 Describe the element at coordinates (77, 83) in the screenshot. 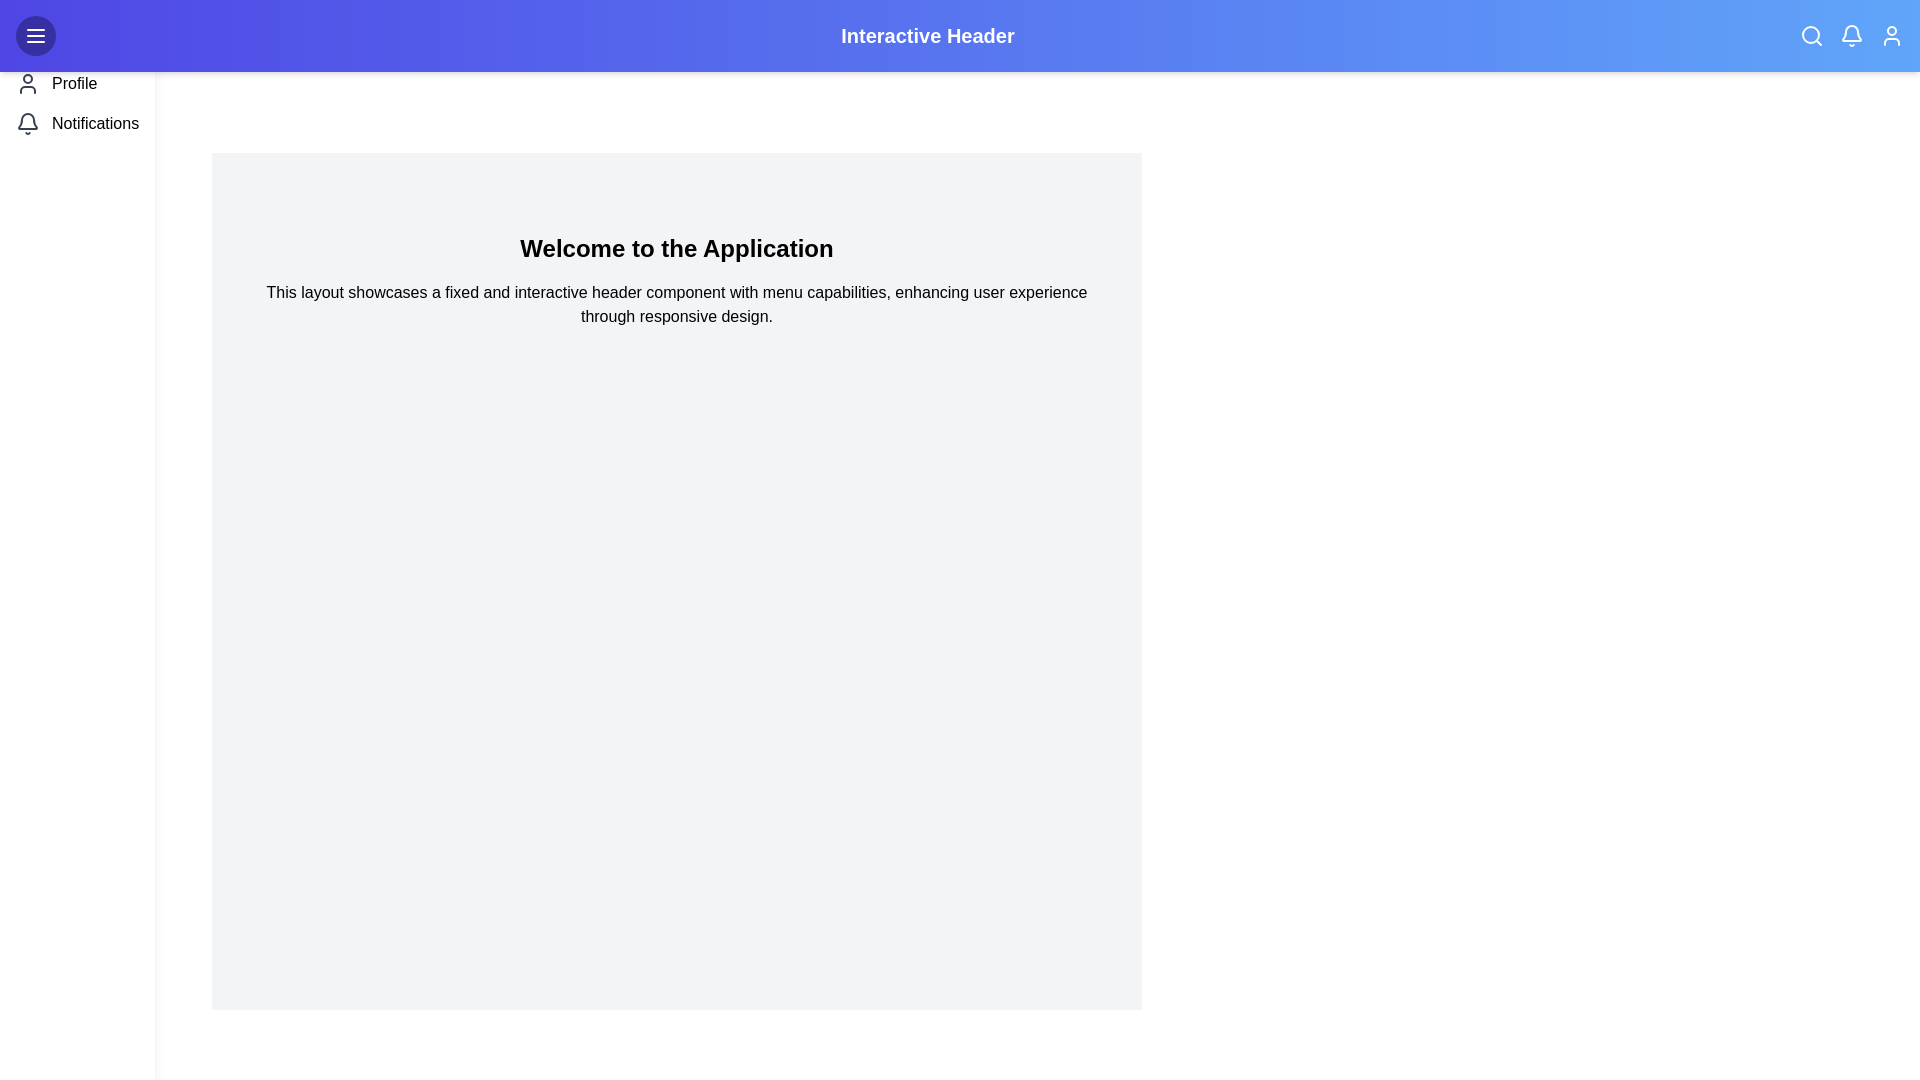

I see `the profile section menu item located at the top of the vertical list in the left-hand sidebar for accessibility purposes` at that location.